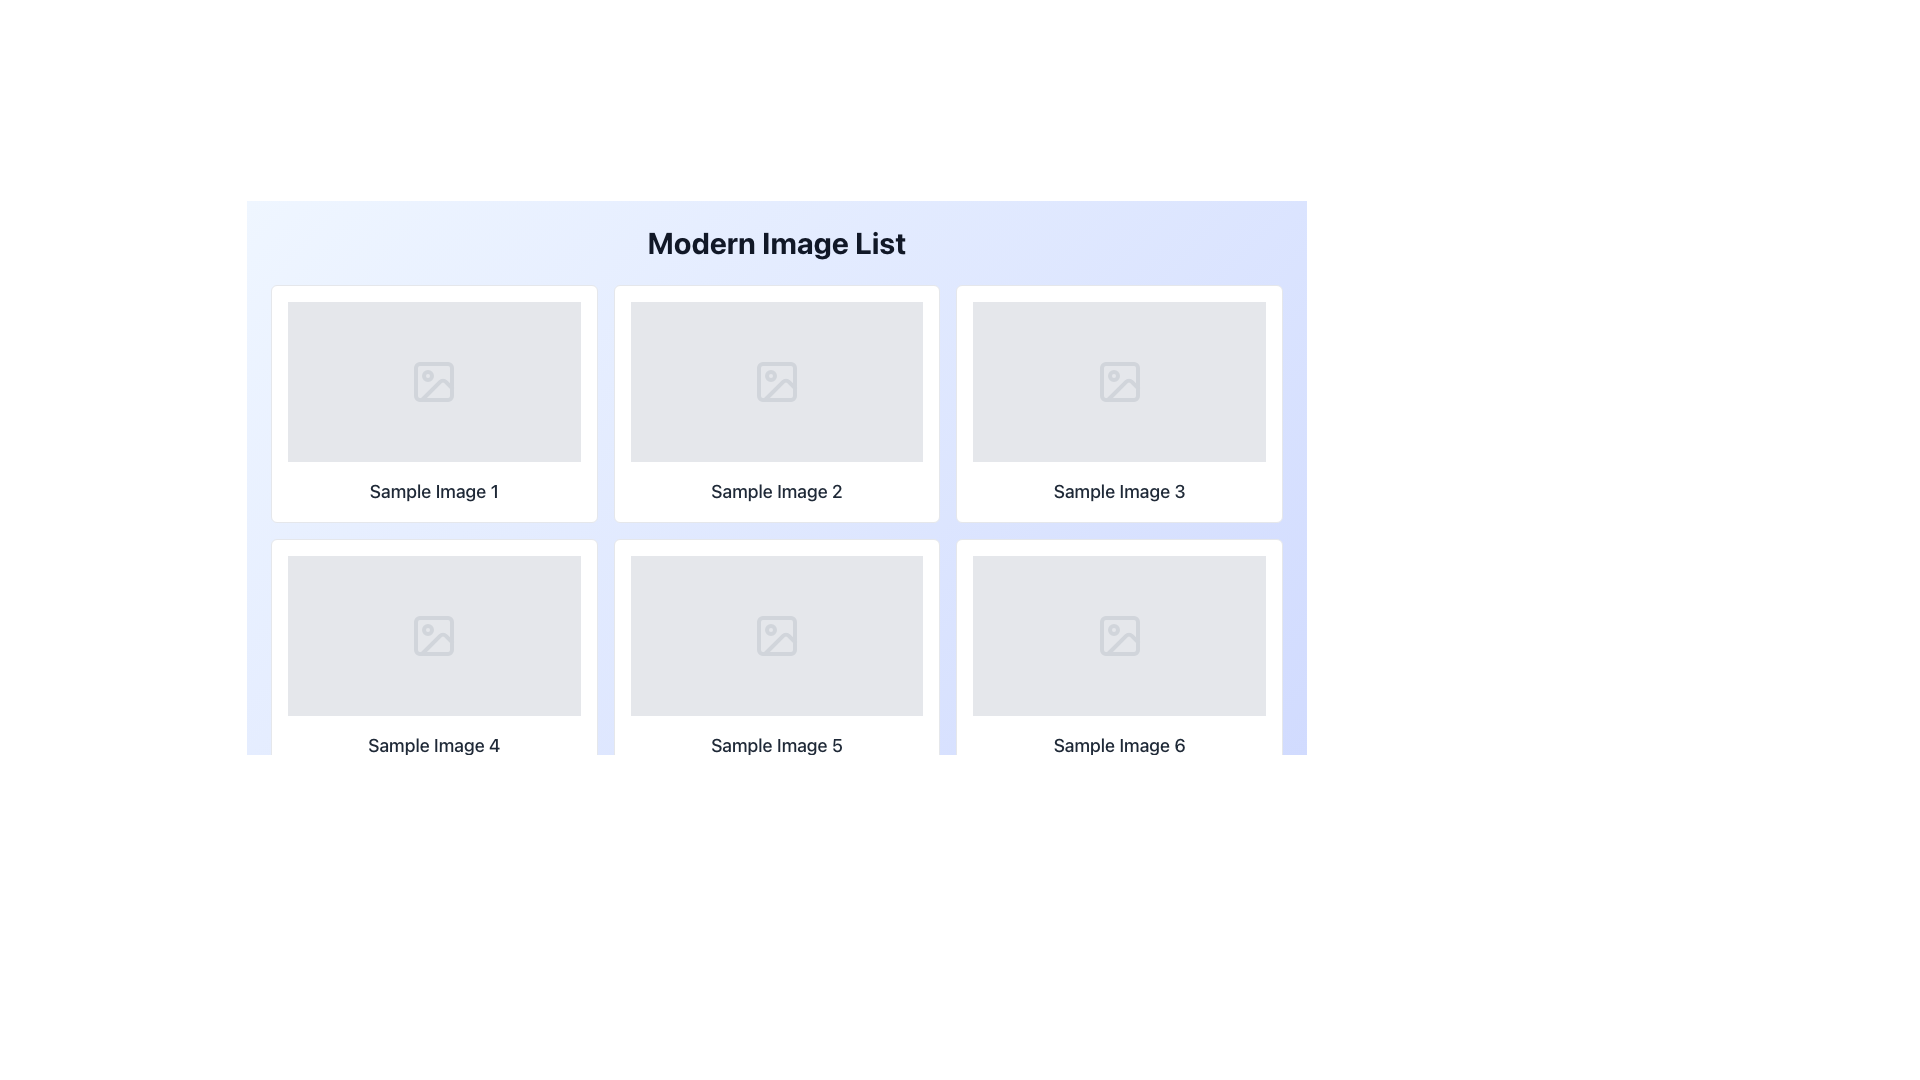 The height and width of the screenshot is (1080, 1920). Describe the element at coordinates (776, 381) in the screenshot. I see `the Decorative SVG rectangle in the second image box labeled 'Sample Image 2' on the Modern Image List interface` at that location.